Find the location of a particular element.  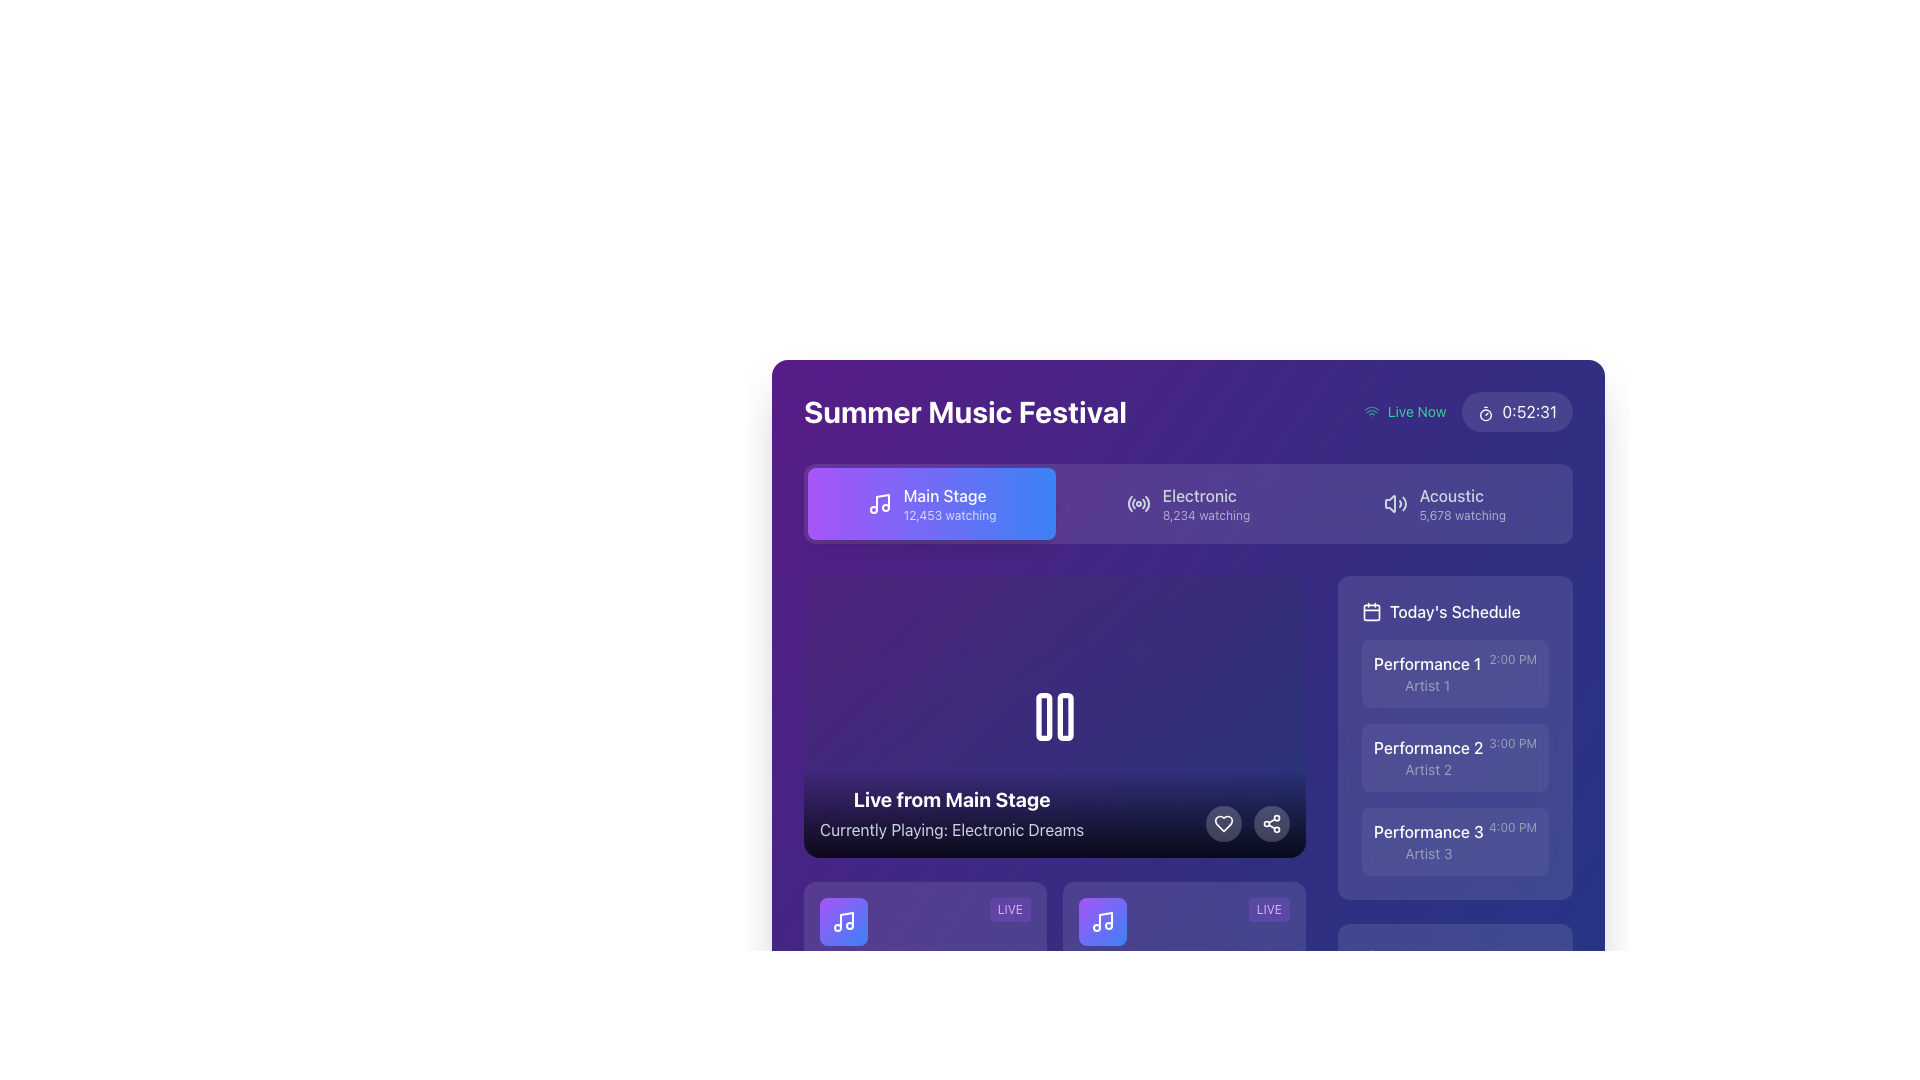

text label with the word 'Electronic' that has a purple background and white text coloration, positioned between 'Main Stage' and 'Acoustic' to identify the stage is located at coordinates (1205, 495).